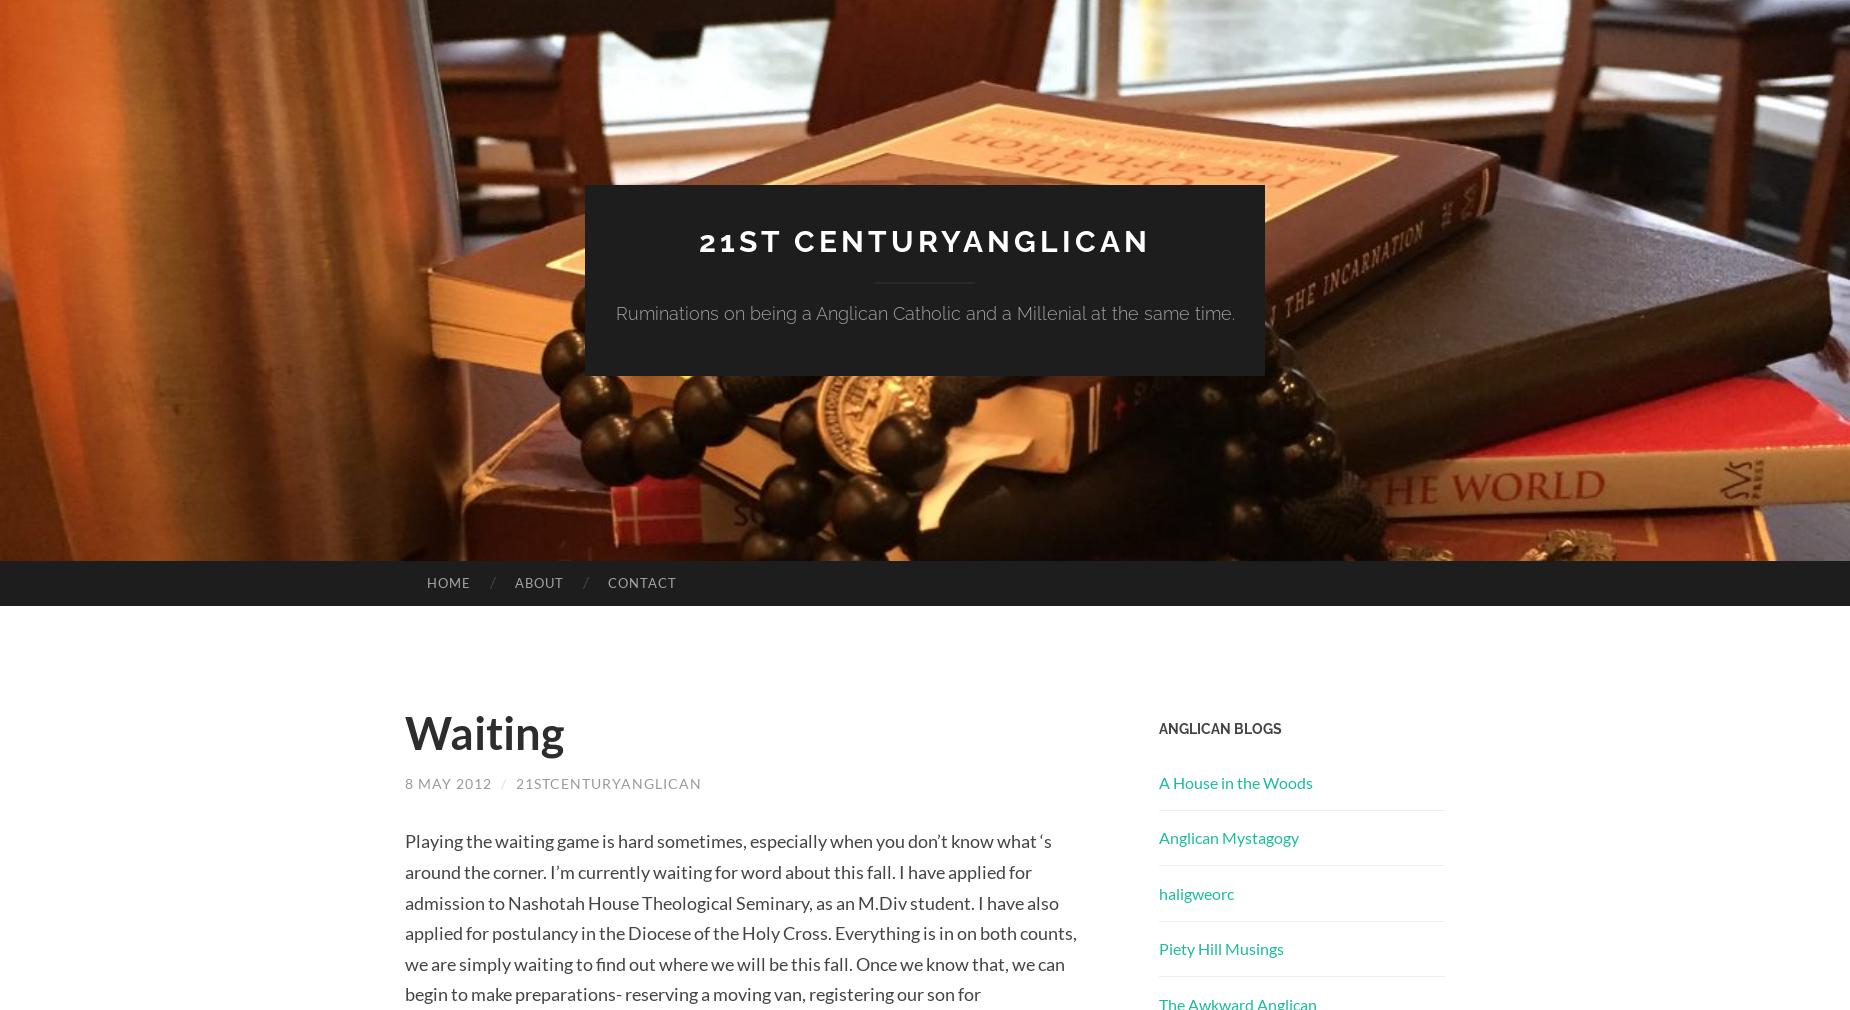  Describe the element at coordinates (503, 783) in the screenshot. I see `'/'` at that location.